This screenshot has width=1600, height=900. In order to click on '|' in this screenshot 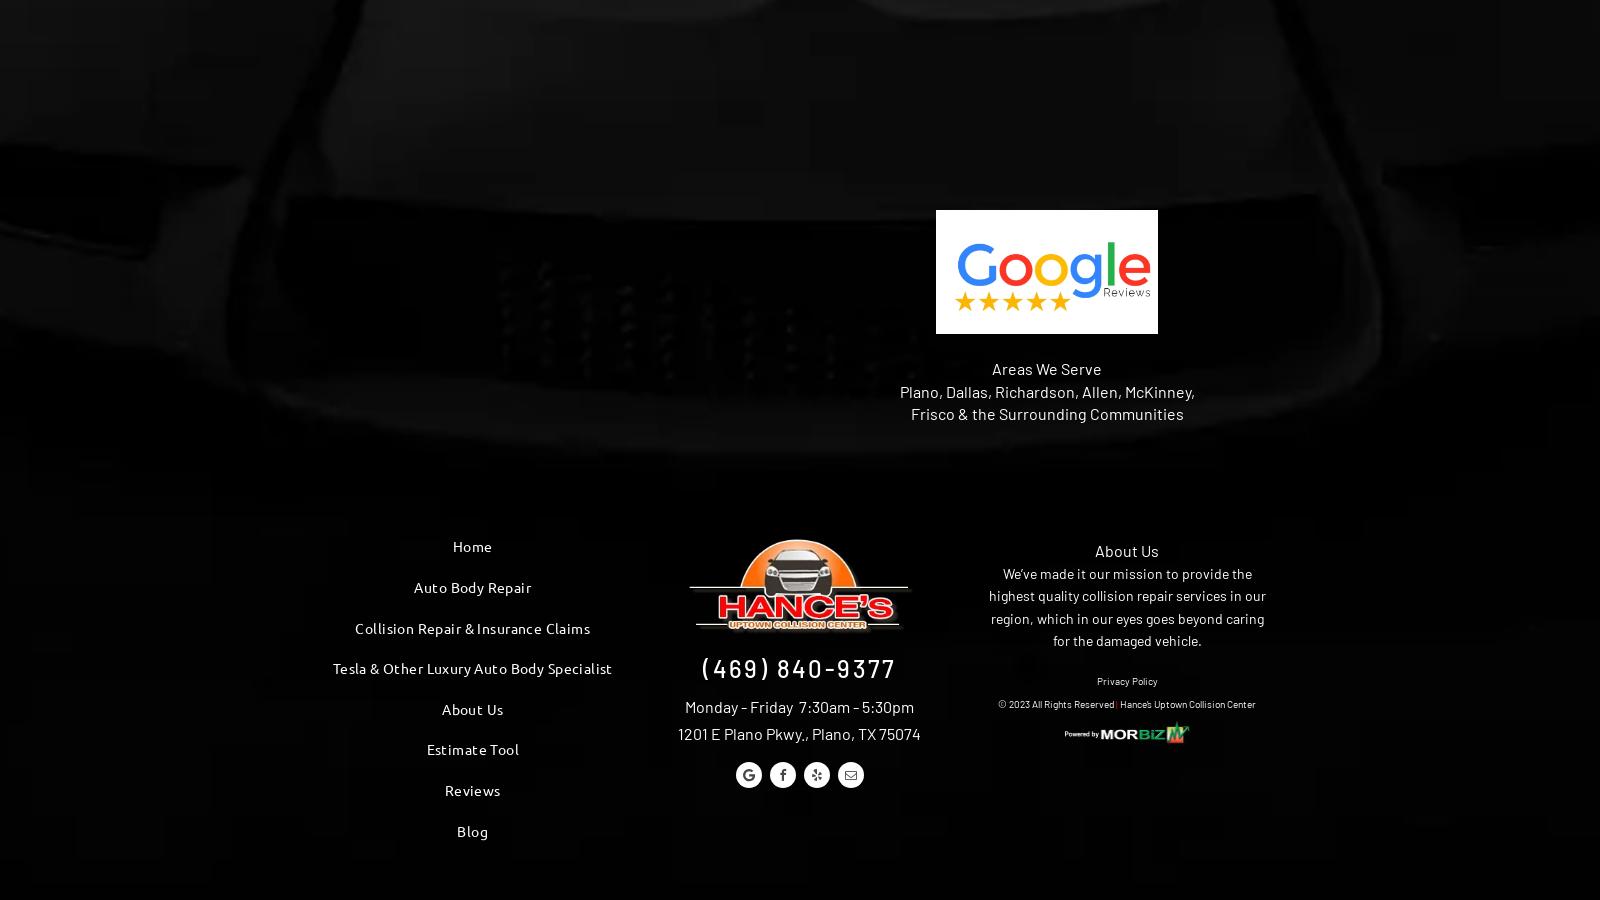, I will do `click(1116, 702)`.